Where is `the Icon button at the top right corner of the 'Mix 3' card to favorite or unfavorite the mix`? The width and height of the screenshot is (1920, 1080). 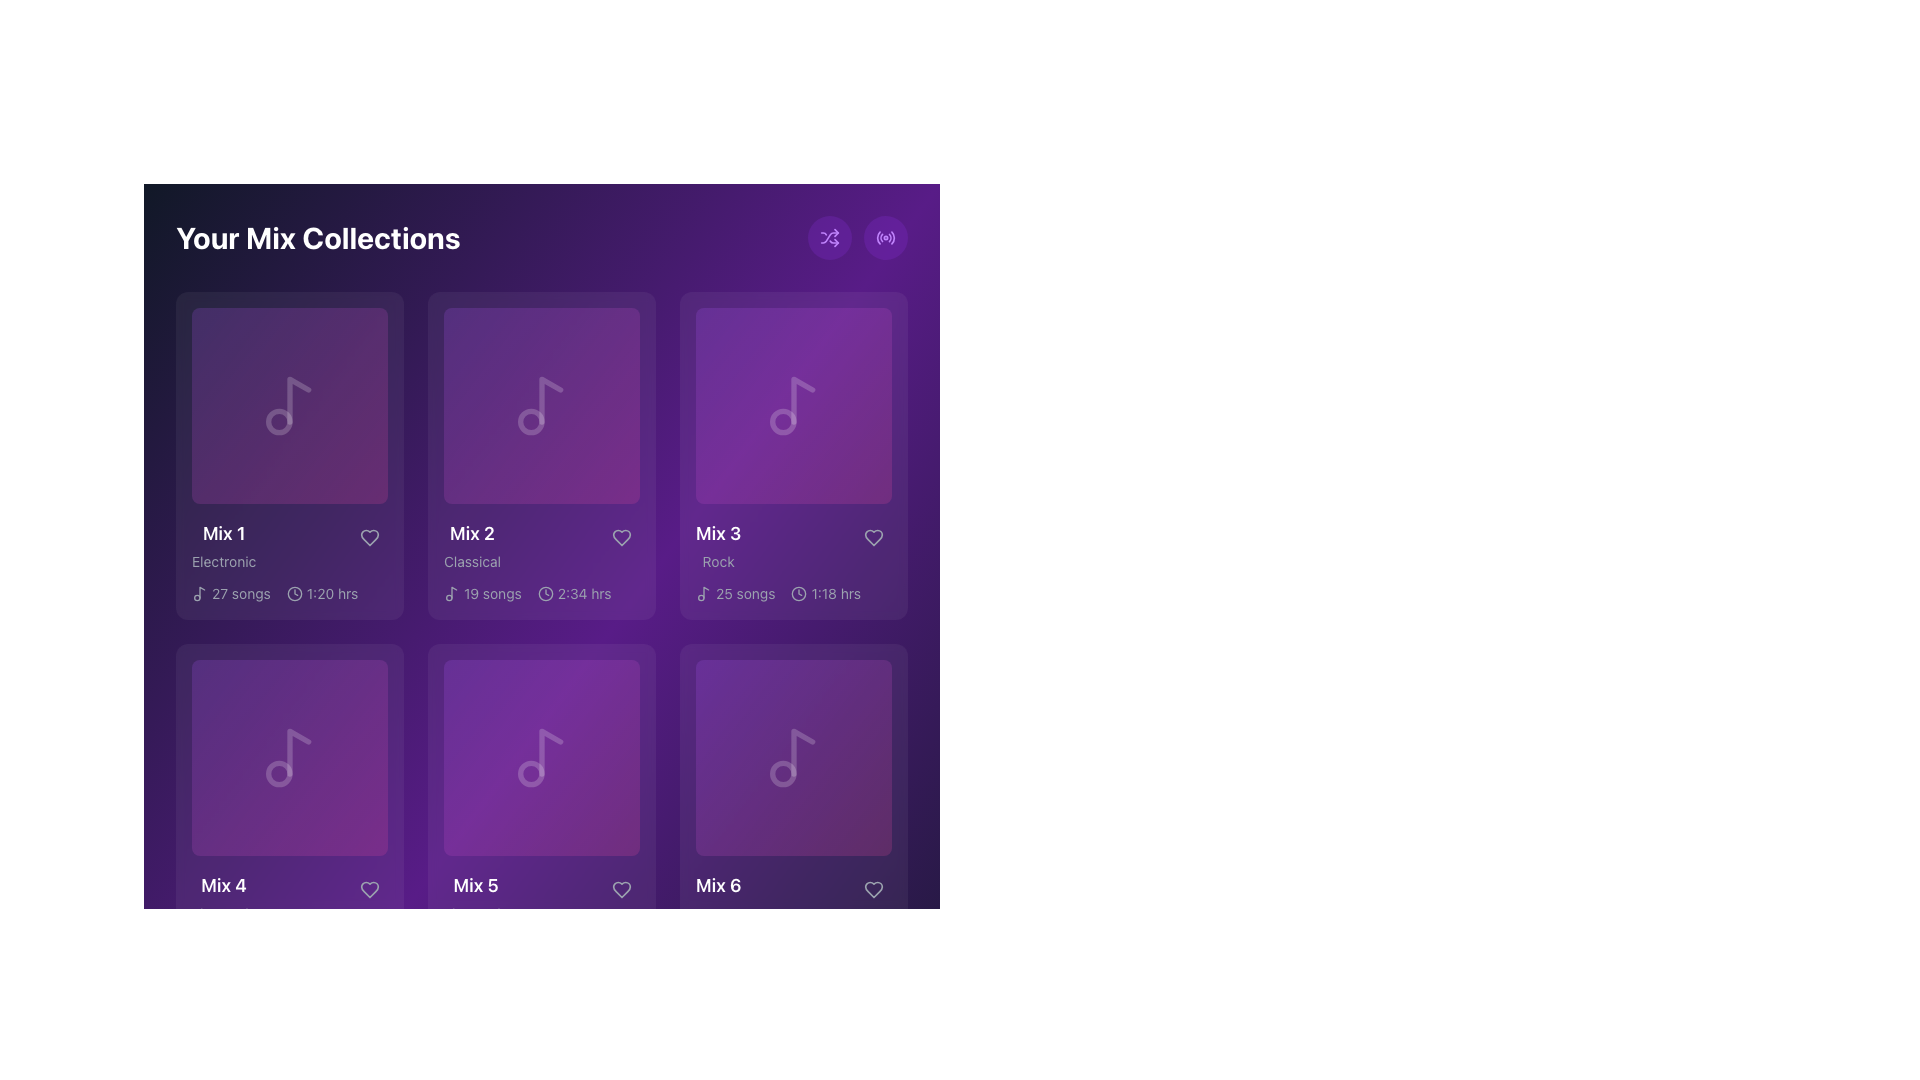 the Icon button at the top right corner of the 'Mix 3' card to favorite or unfavorite the mix is located at coordinates (873, 536).